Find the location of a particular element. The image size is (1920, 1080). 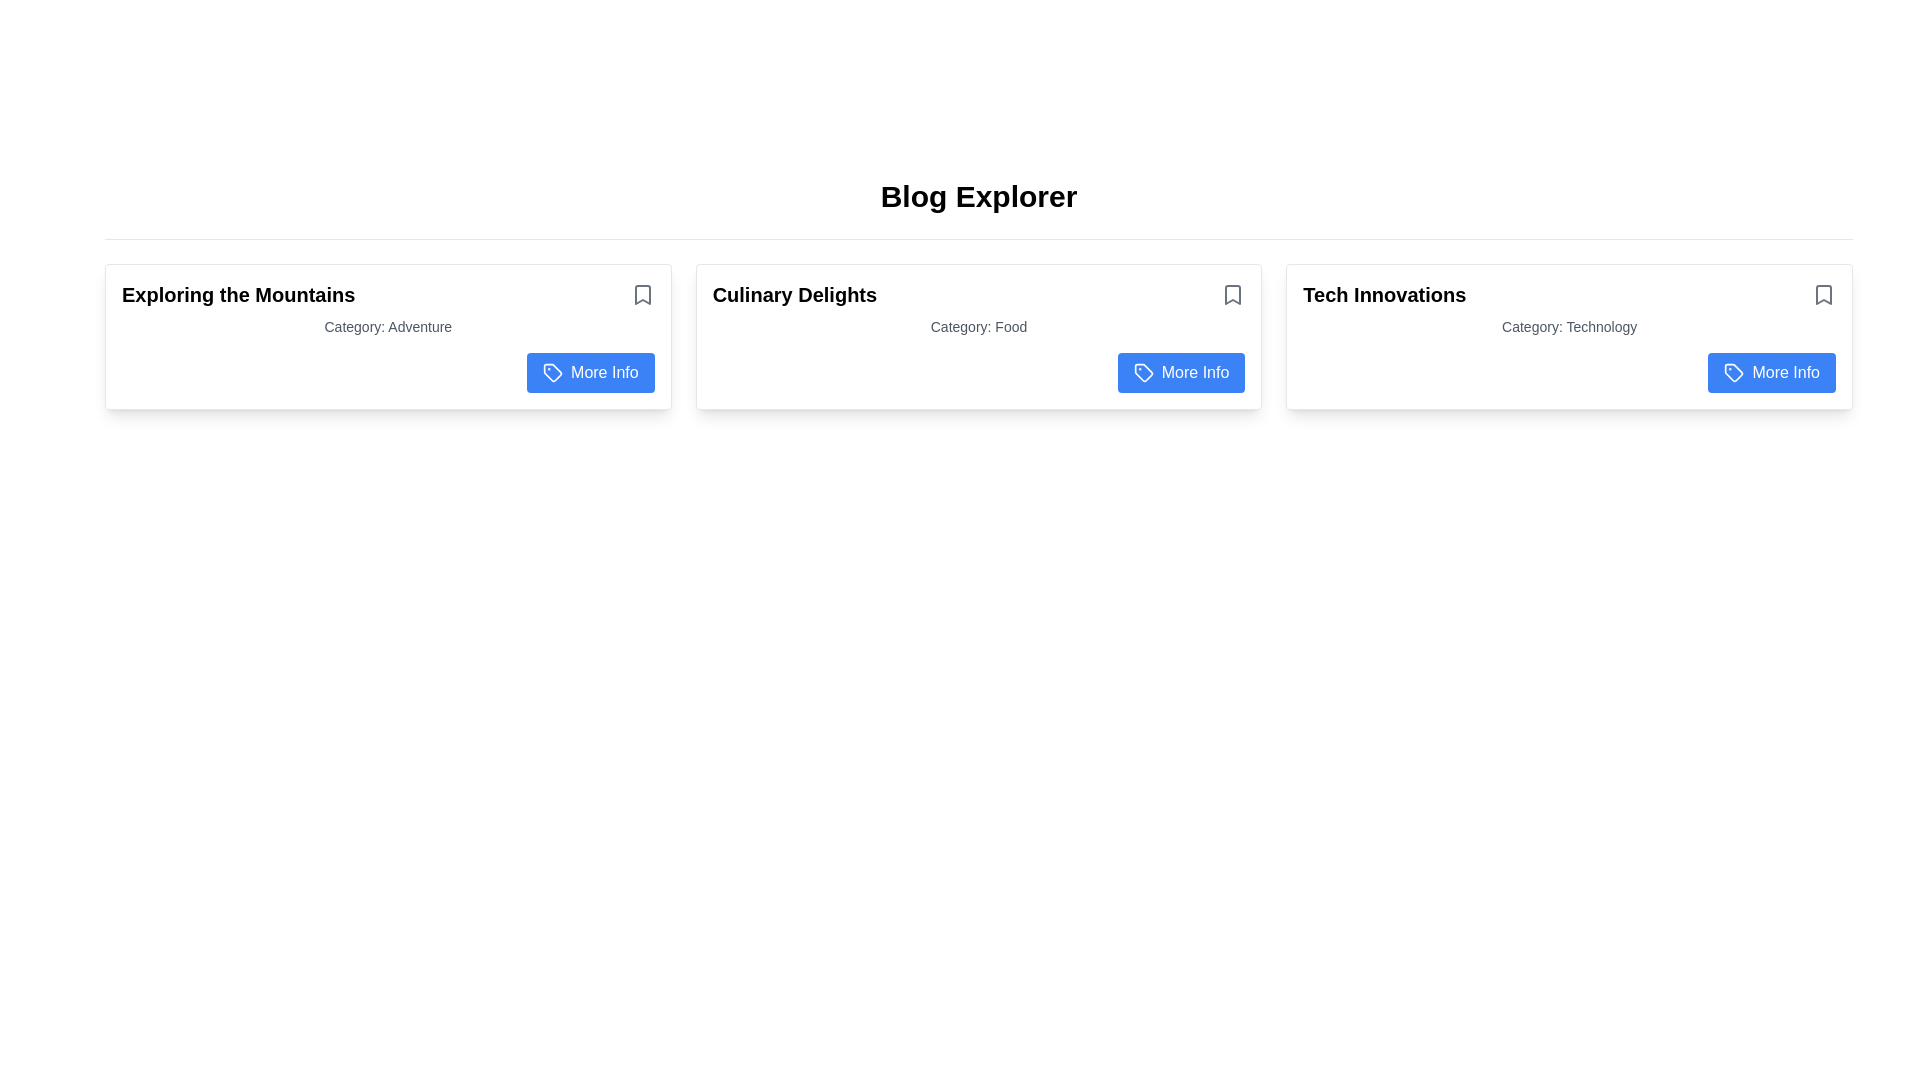

the 'More Info' button located at the bottom right of the 'Exploring the Mountains' card, which has a vivid blue background and white text is located at coordinates (589, 373).